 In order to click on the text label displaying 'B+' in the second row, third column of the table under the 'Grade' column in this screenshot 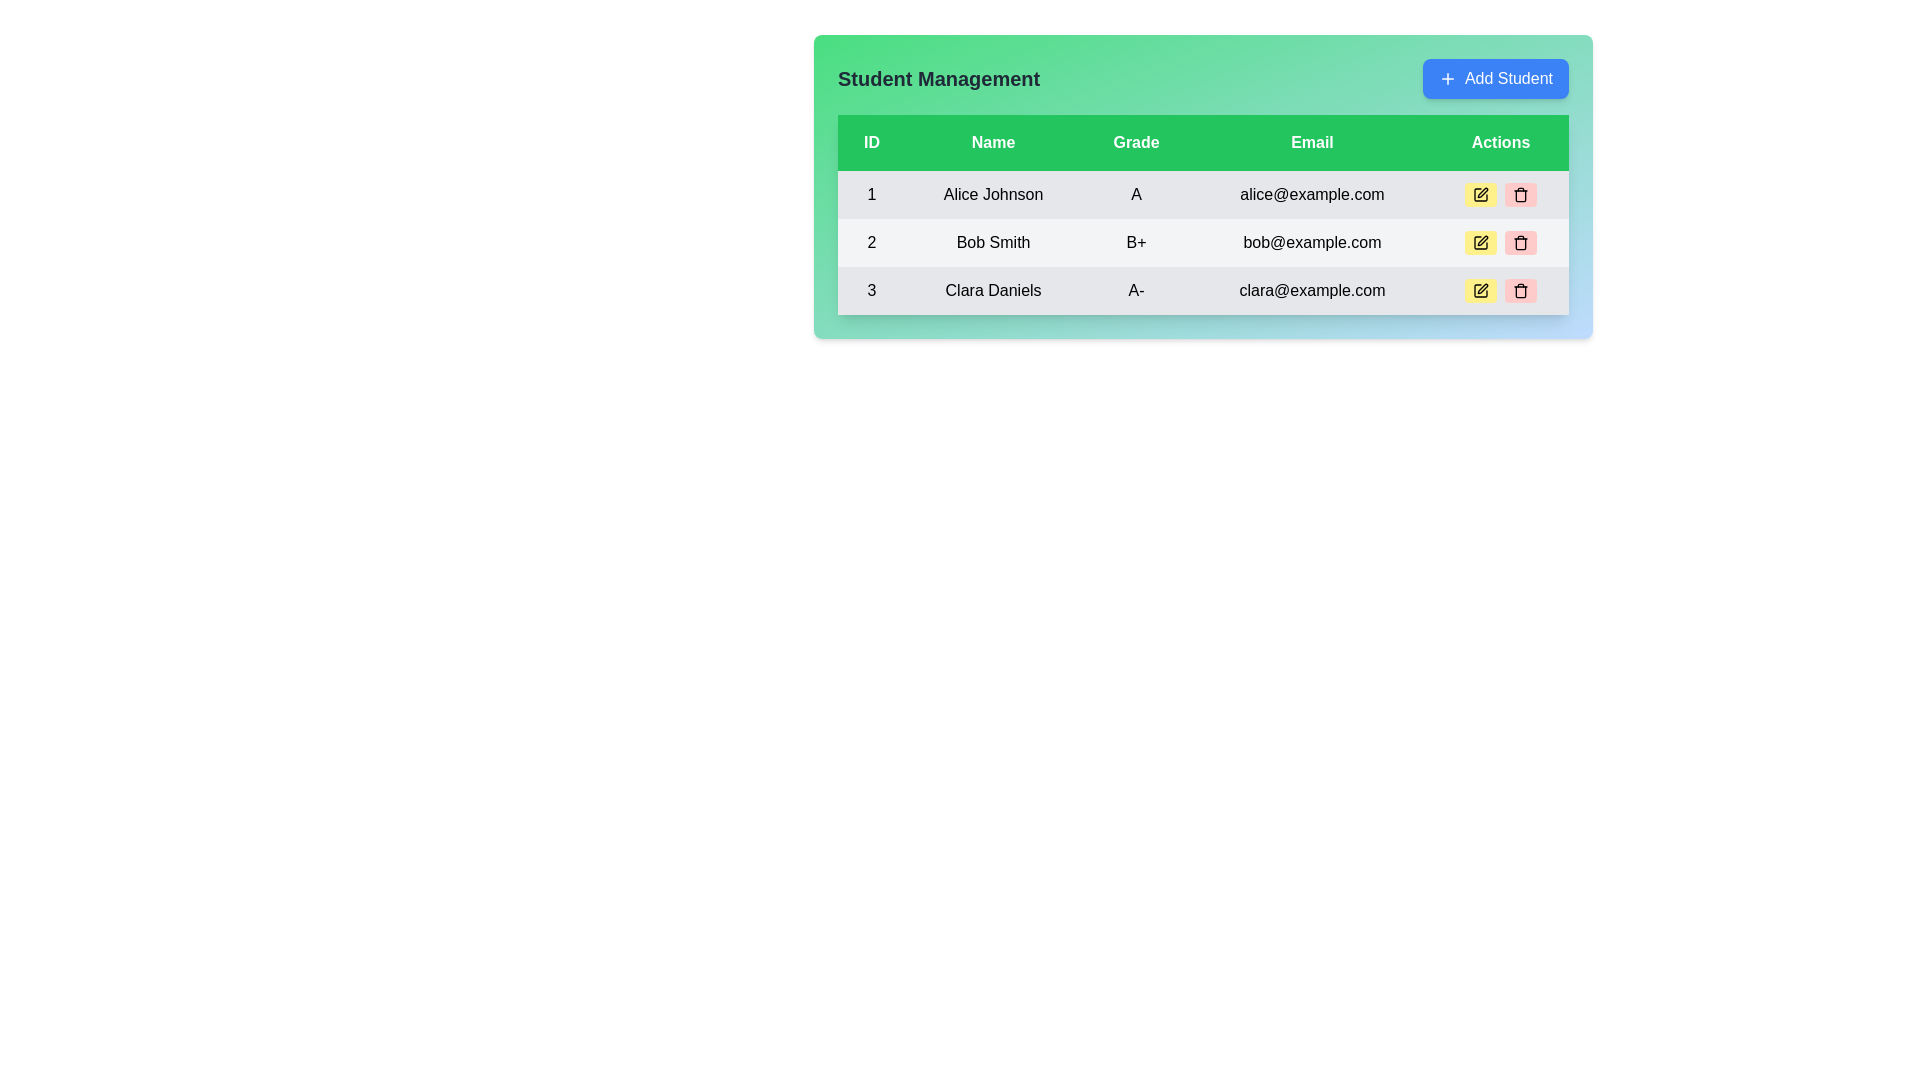, I will do `click(1136, 242)`.